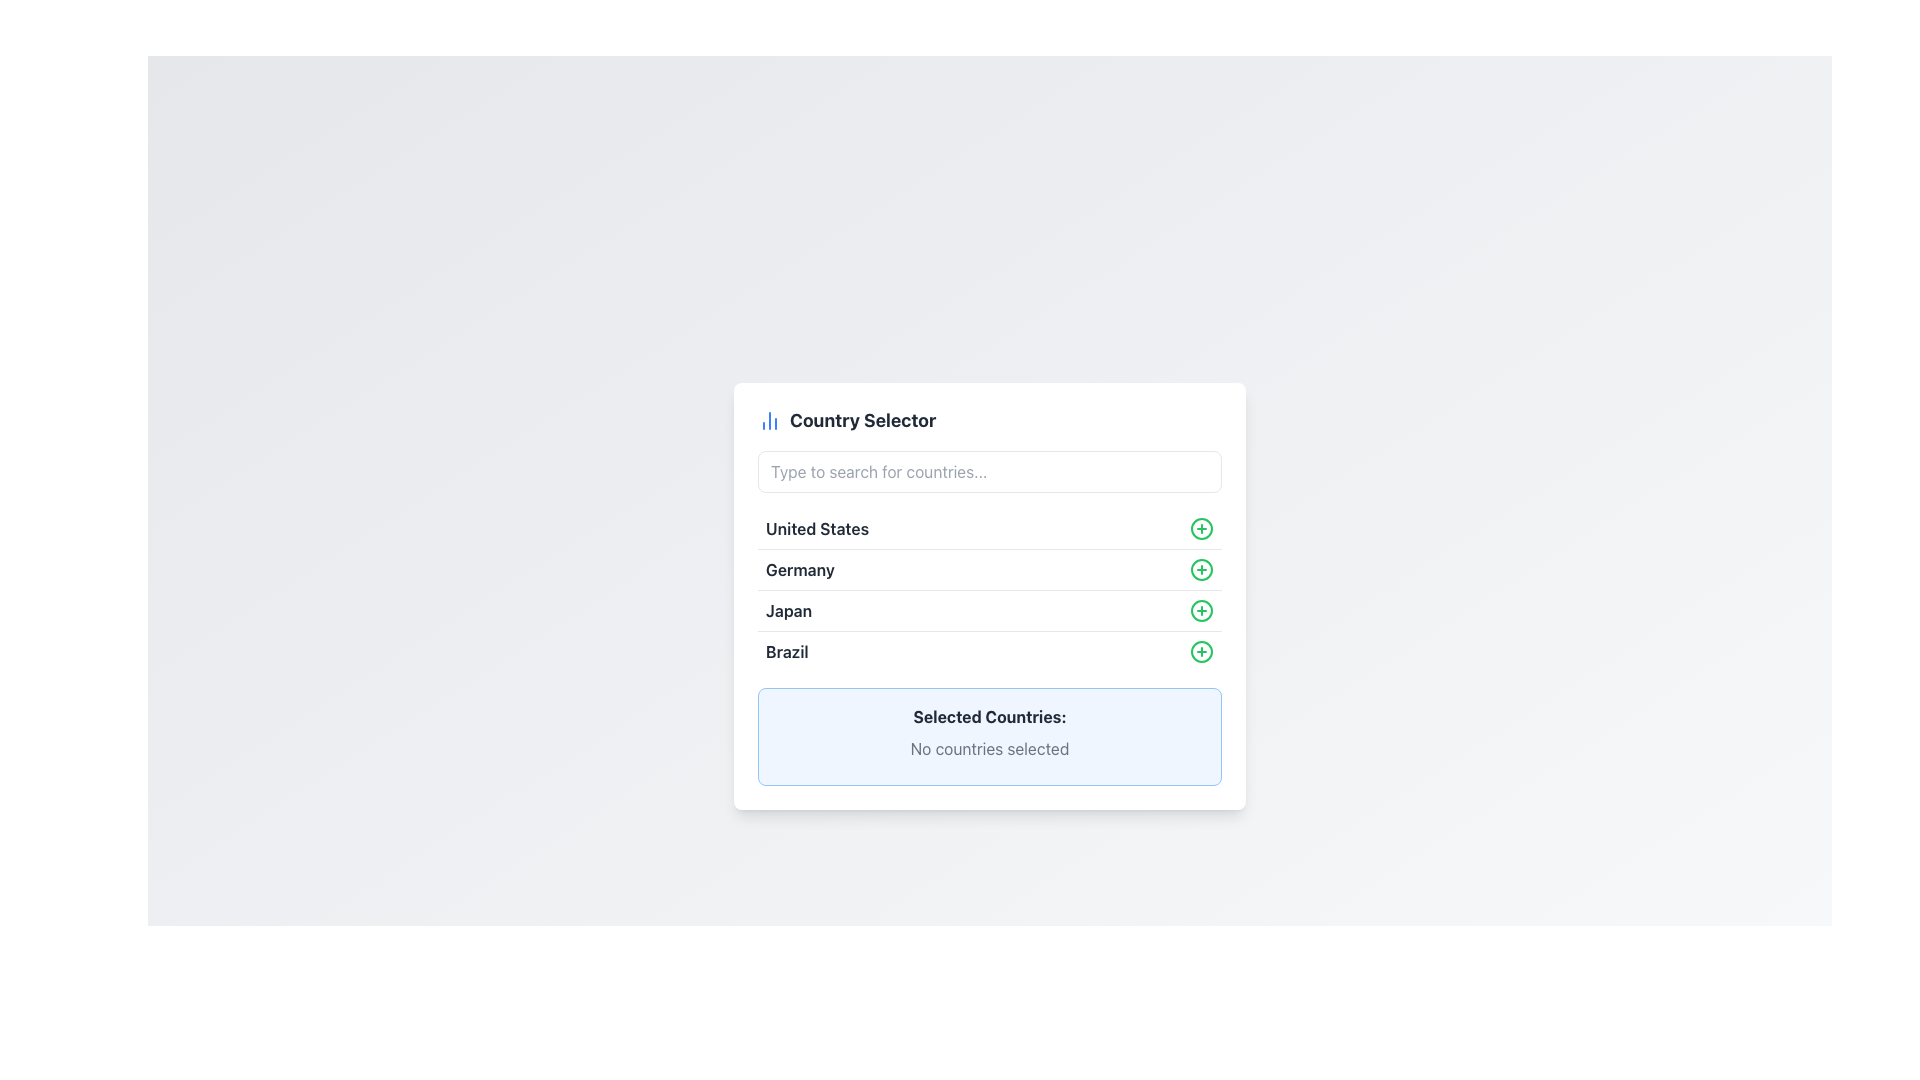  Describe the element at coordinates (989, 748) in the screenshot. I see `status message from the text label located in the 'Selected Countries:' section, positioned below the header and within a blue background` at that location.